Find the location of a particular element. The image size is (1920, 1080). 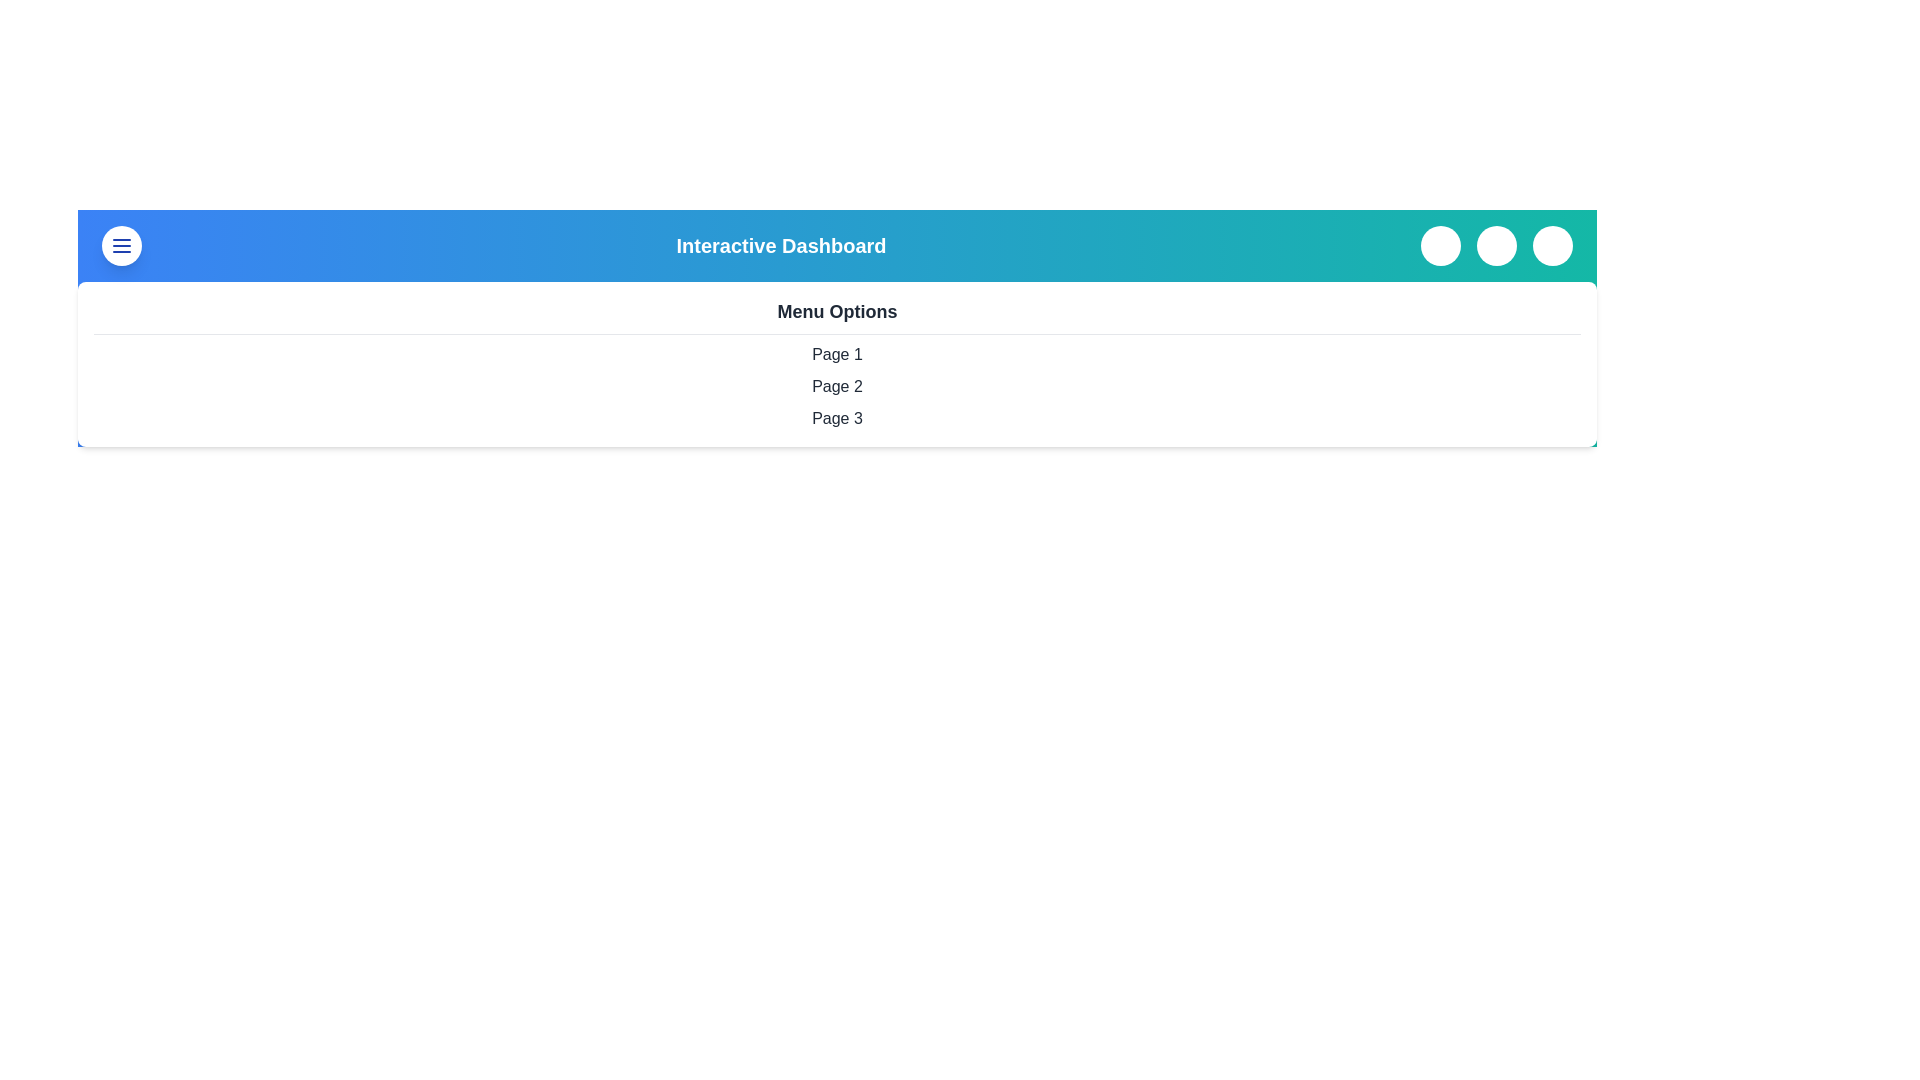

the menu option Page 3 to navigate to the corresponding page is located at coordinates (837, 418).